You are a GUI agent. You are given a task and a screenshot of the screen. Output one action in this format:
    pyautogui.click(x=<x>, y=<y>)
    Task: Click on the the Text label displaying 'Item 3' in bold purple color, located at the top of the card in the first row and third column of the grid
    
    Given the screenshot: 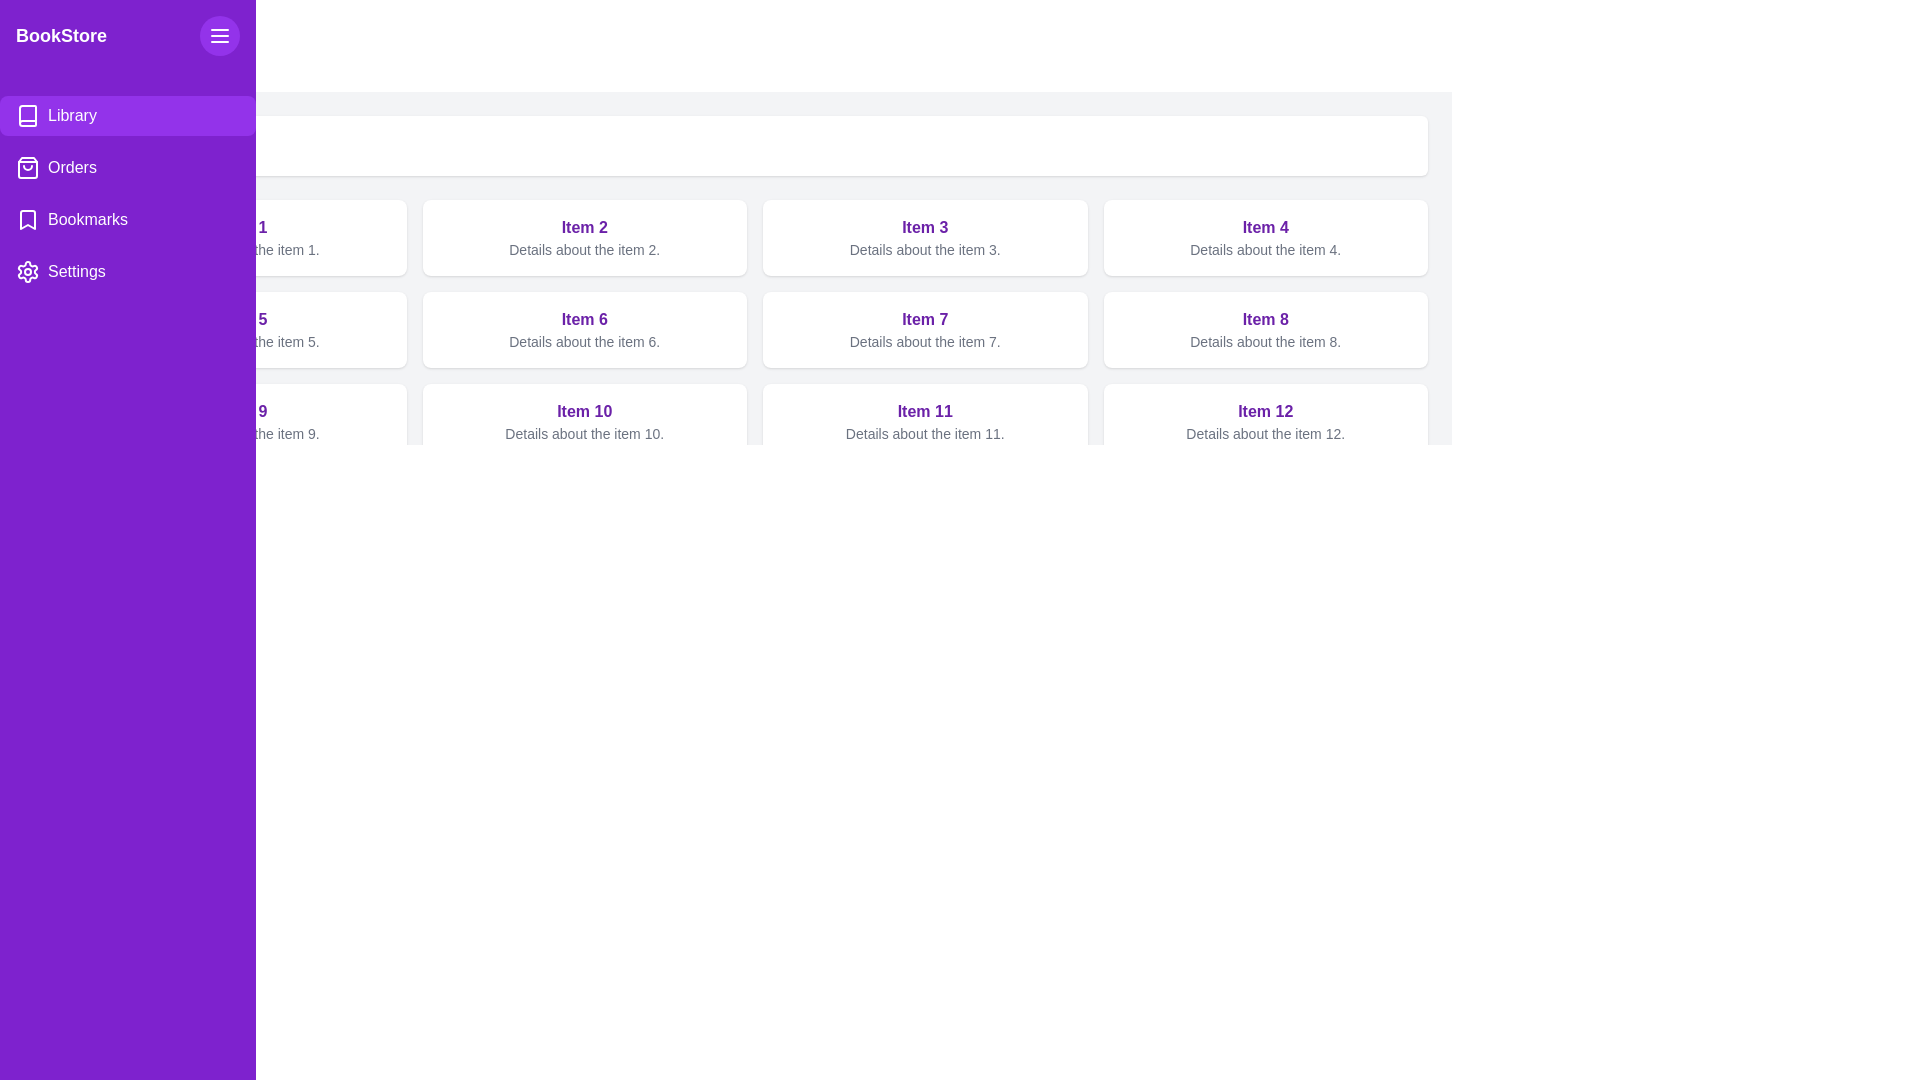 What is the action you would take?
    pyautogui.click(x=924, y=226)
    